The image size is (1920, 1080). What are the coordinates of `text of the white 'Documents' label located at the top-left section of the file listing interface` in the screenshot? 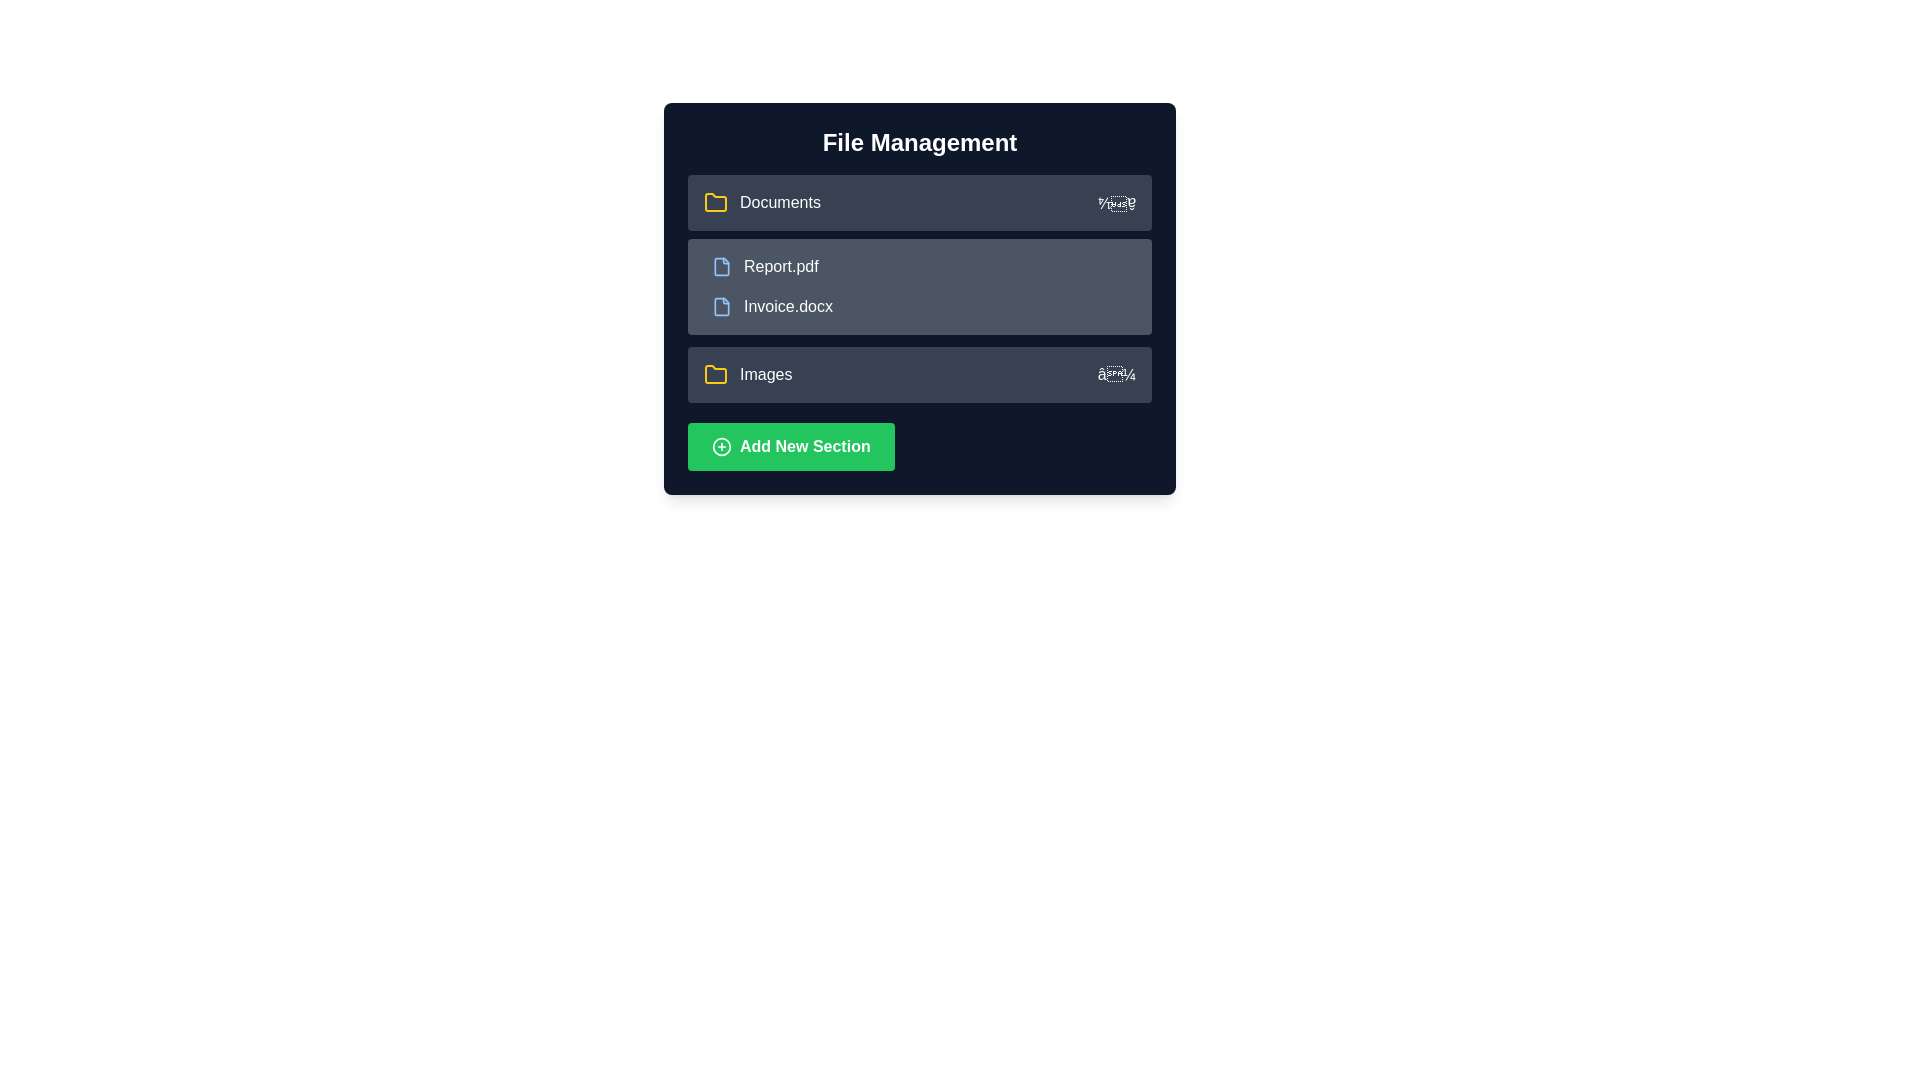 It's located at (779, 203).